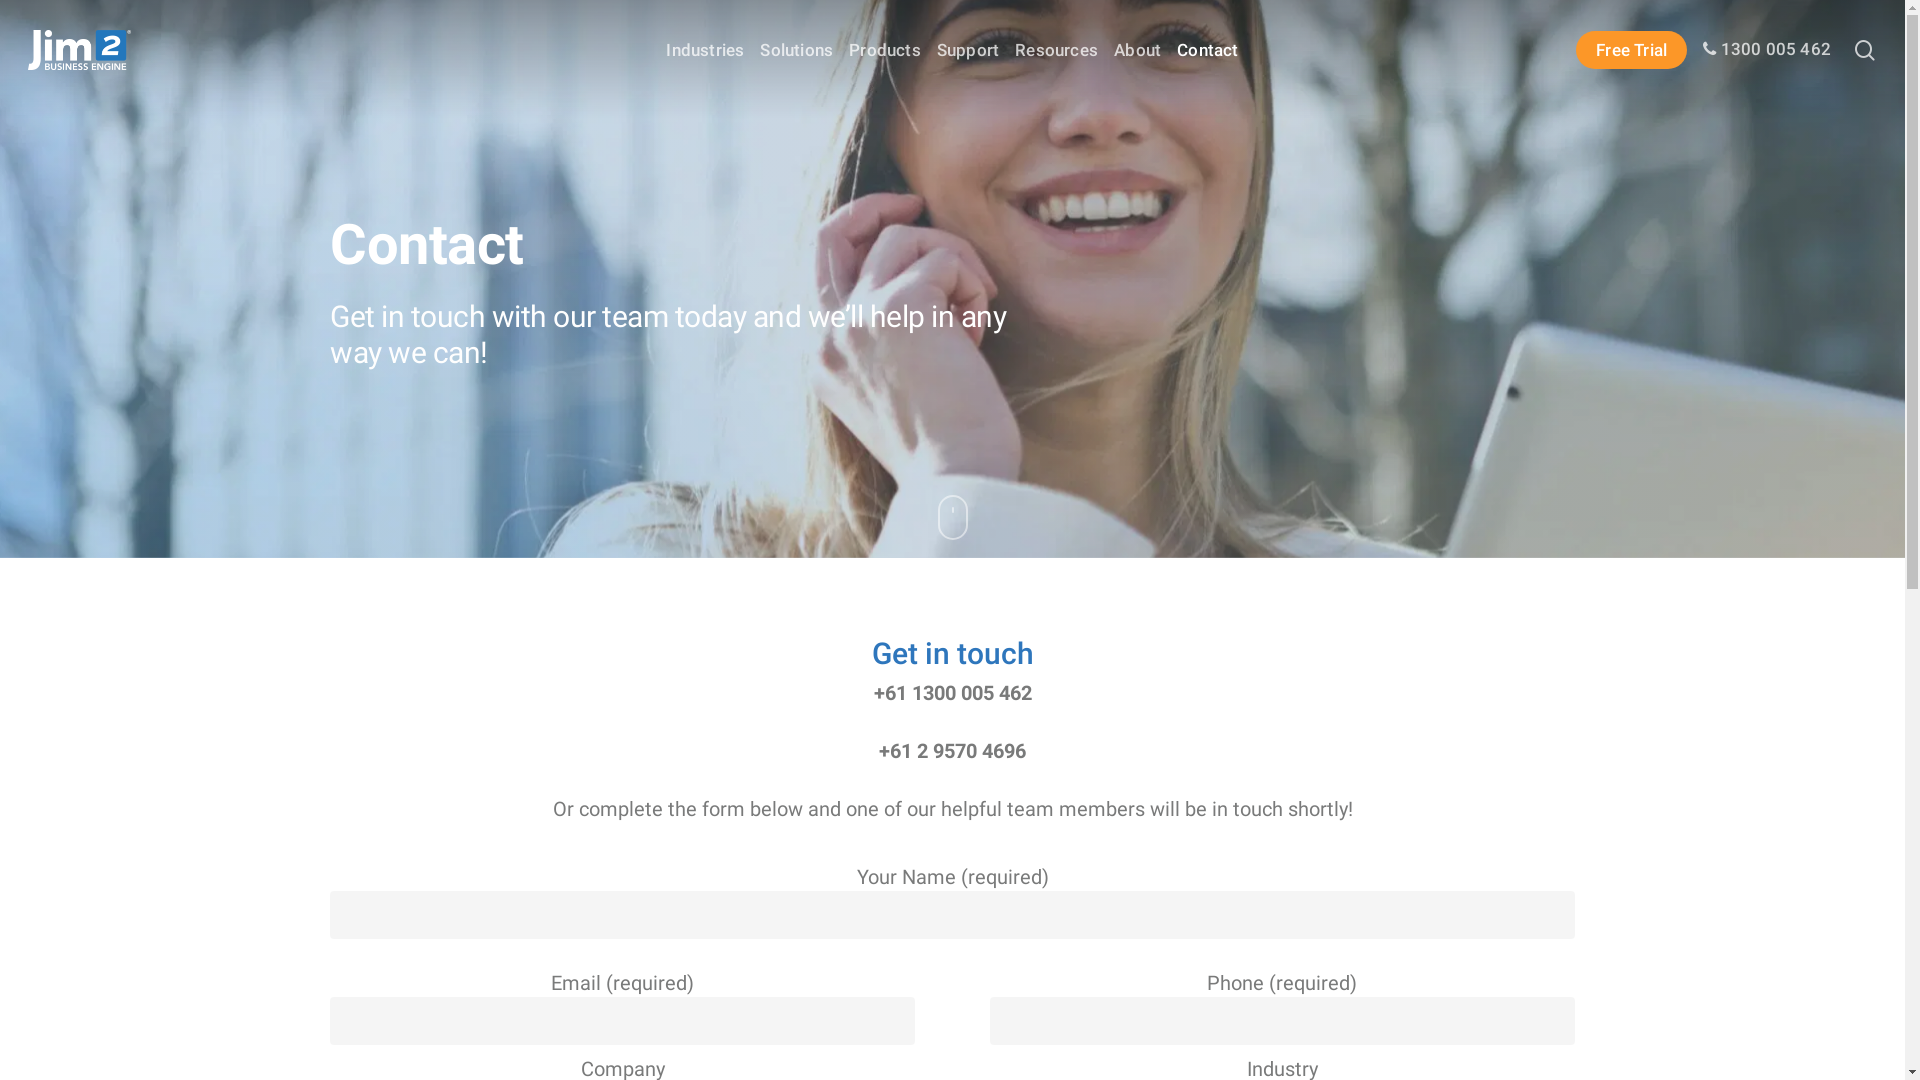  I want to click on 'About', so click(1137, 49).